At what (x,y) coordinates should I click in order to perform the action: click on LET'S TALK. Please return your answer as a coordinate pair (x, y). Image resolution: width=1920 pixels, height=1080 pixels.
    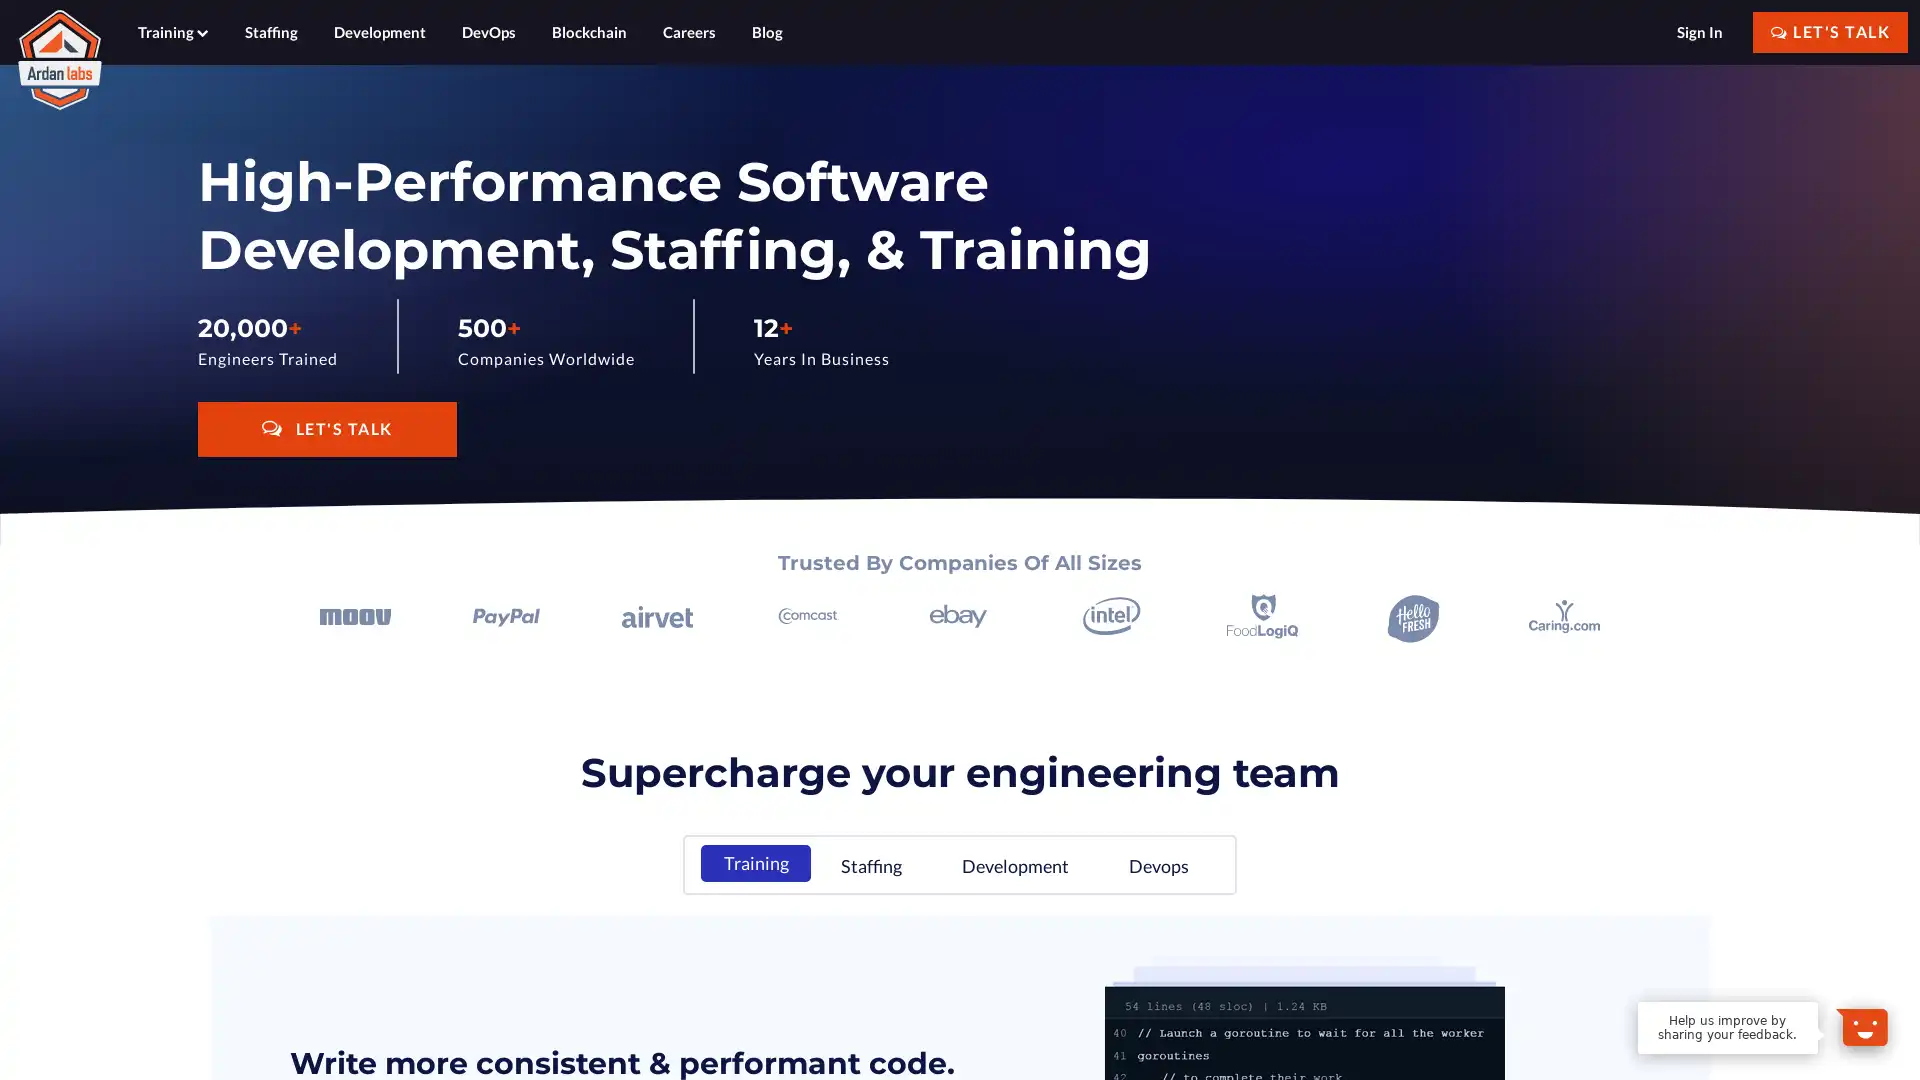
    Looking at the image, I should click on (1830, 32).